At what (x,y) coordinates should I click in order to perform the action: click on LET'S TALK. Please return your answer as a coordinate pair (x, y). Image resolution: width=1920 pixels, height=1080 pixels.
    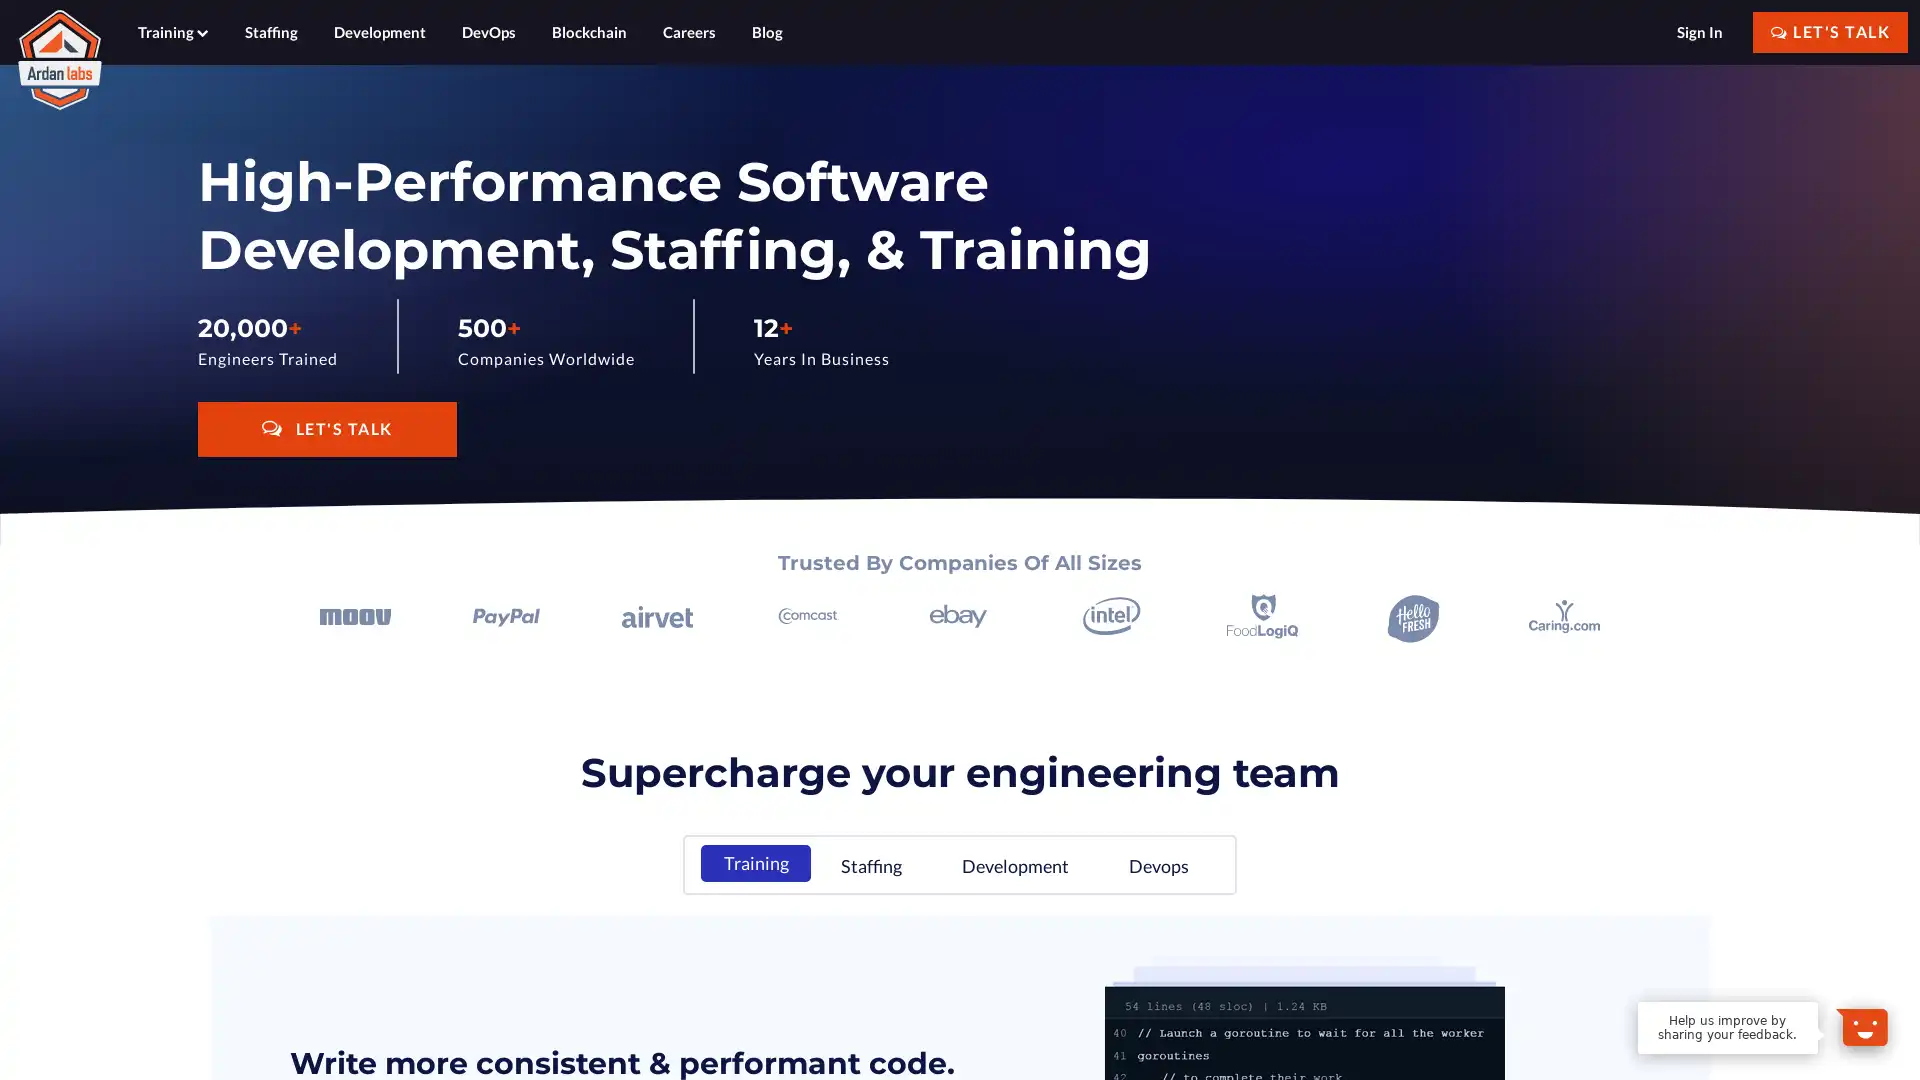
    Looking at the image, I should click on (1830, 32).